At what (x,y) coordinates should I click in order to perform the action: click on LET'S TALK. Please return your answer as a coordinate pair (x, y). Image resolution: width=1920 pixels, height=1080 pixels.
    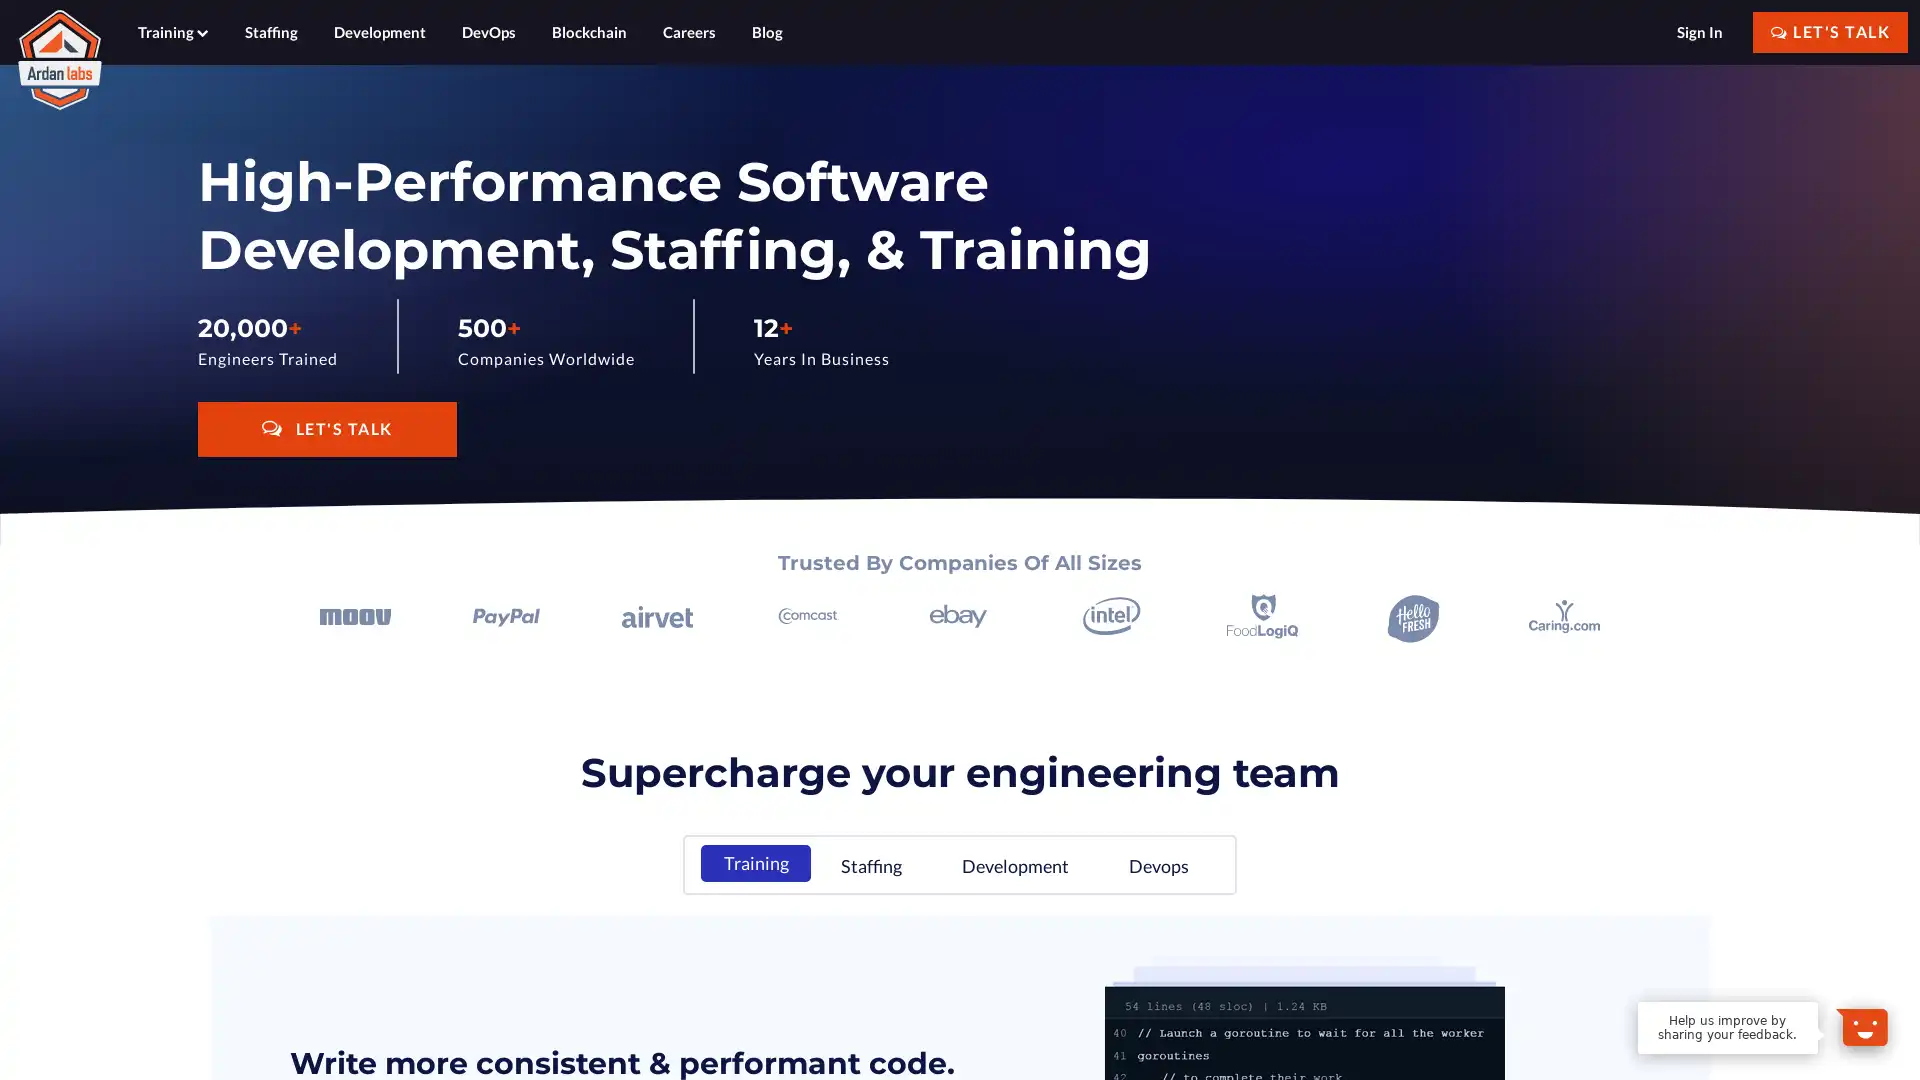
    Looking at the image, I should click on (1830, 32).